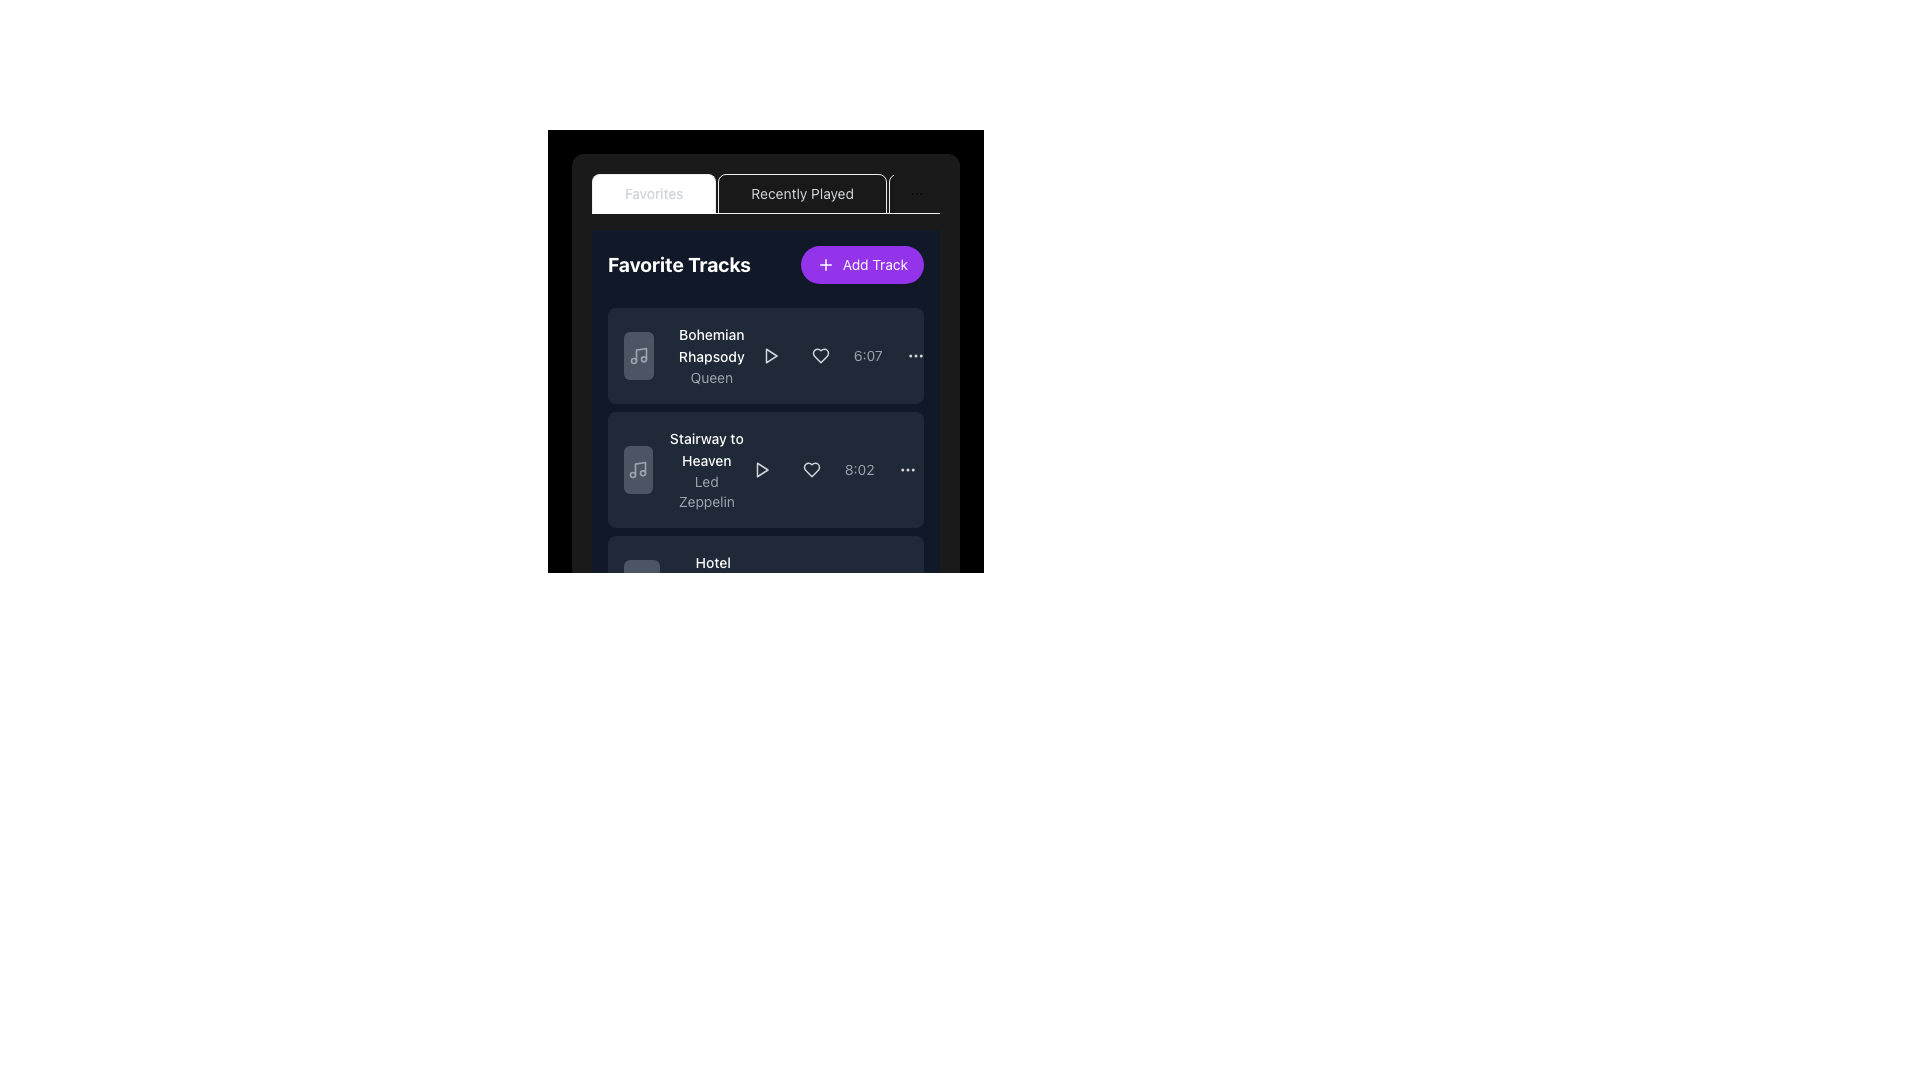 The height and width of the screenshot is (1080, 1920). What do you see at coordinates (765, 414) in the screenshot?
I see `the second song card titled 'Stairway to Heaven' in the Favorites tab` at bounding box center [765, 414].